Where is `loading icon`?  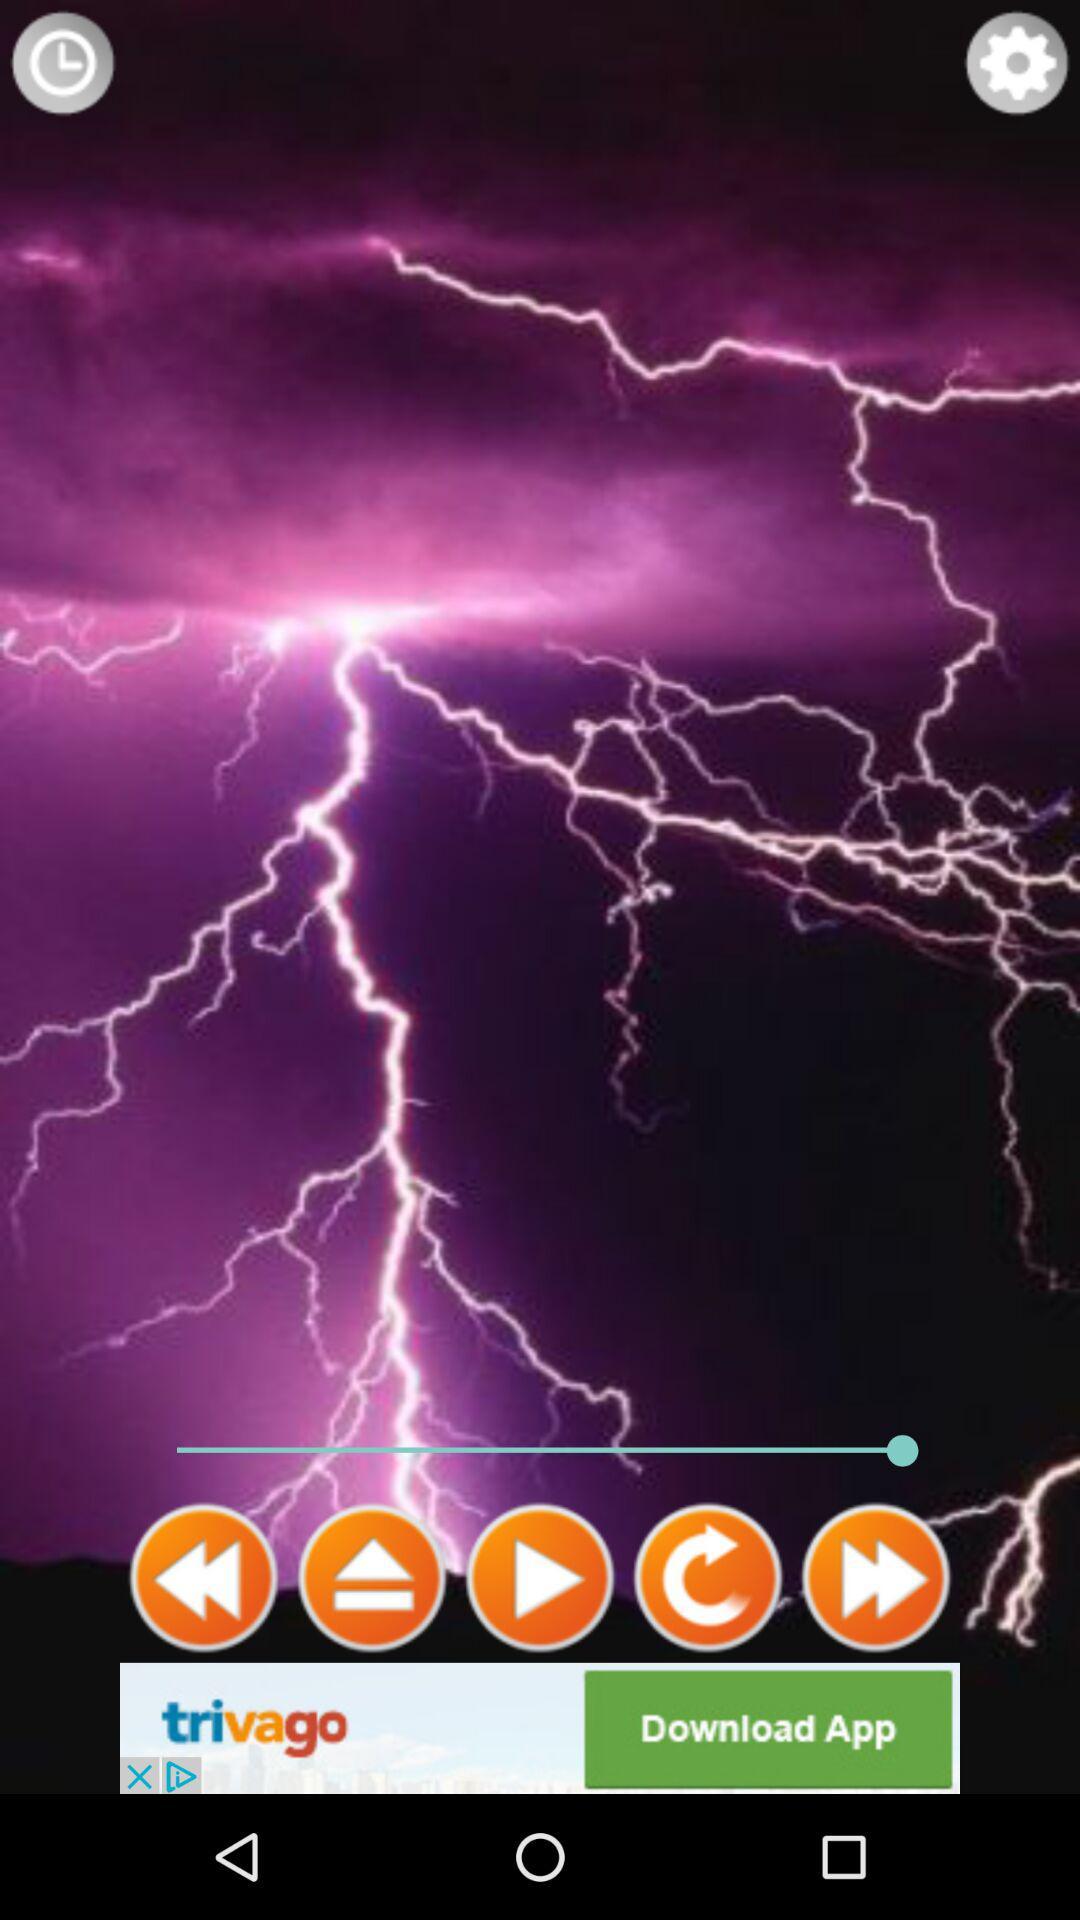
loading icon is located at coordinates (61, 62).